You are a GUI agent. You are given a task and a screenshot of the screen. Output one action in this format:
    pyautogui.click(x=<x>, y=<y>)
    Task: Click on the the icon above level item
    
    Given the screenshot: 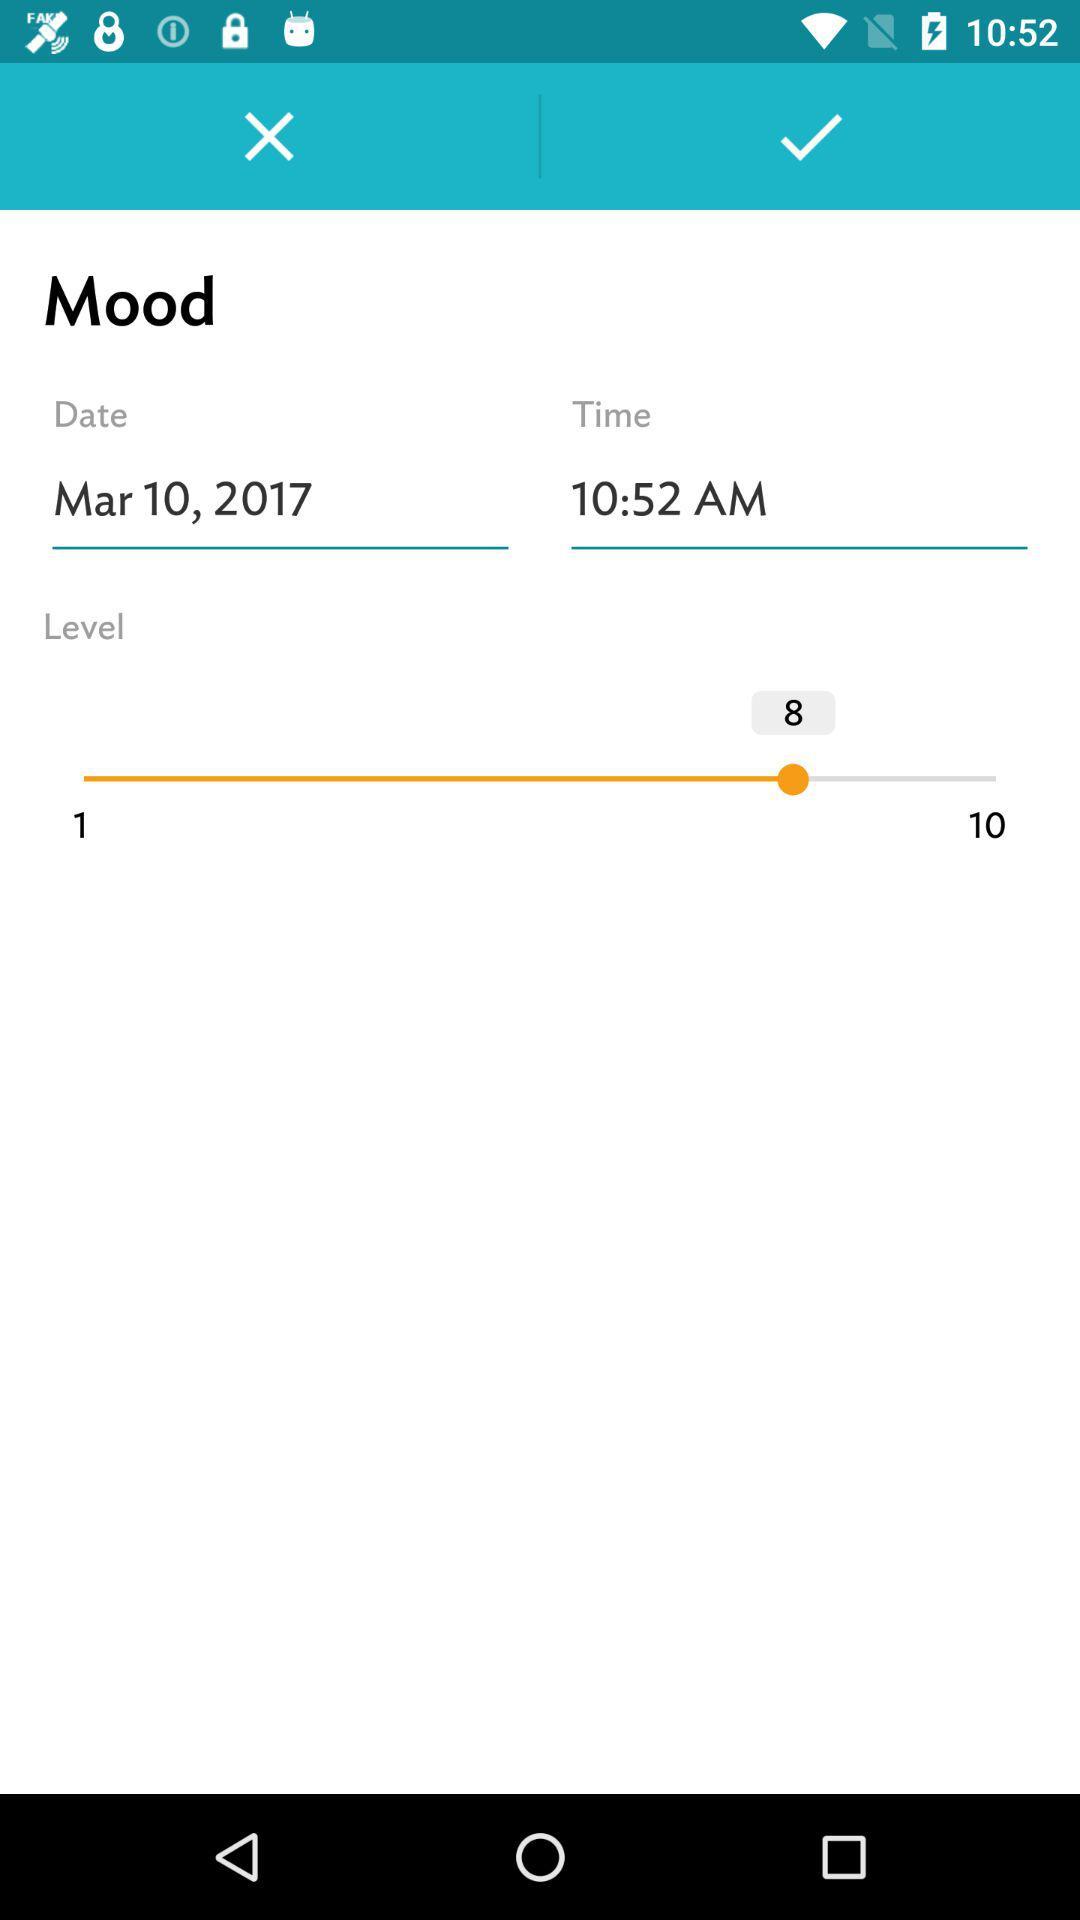 What is the action you would take?
    pyautogui.click(x=280, y=499)
    